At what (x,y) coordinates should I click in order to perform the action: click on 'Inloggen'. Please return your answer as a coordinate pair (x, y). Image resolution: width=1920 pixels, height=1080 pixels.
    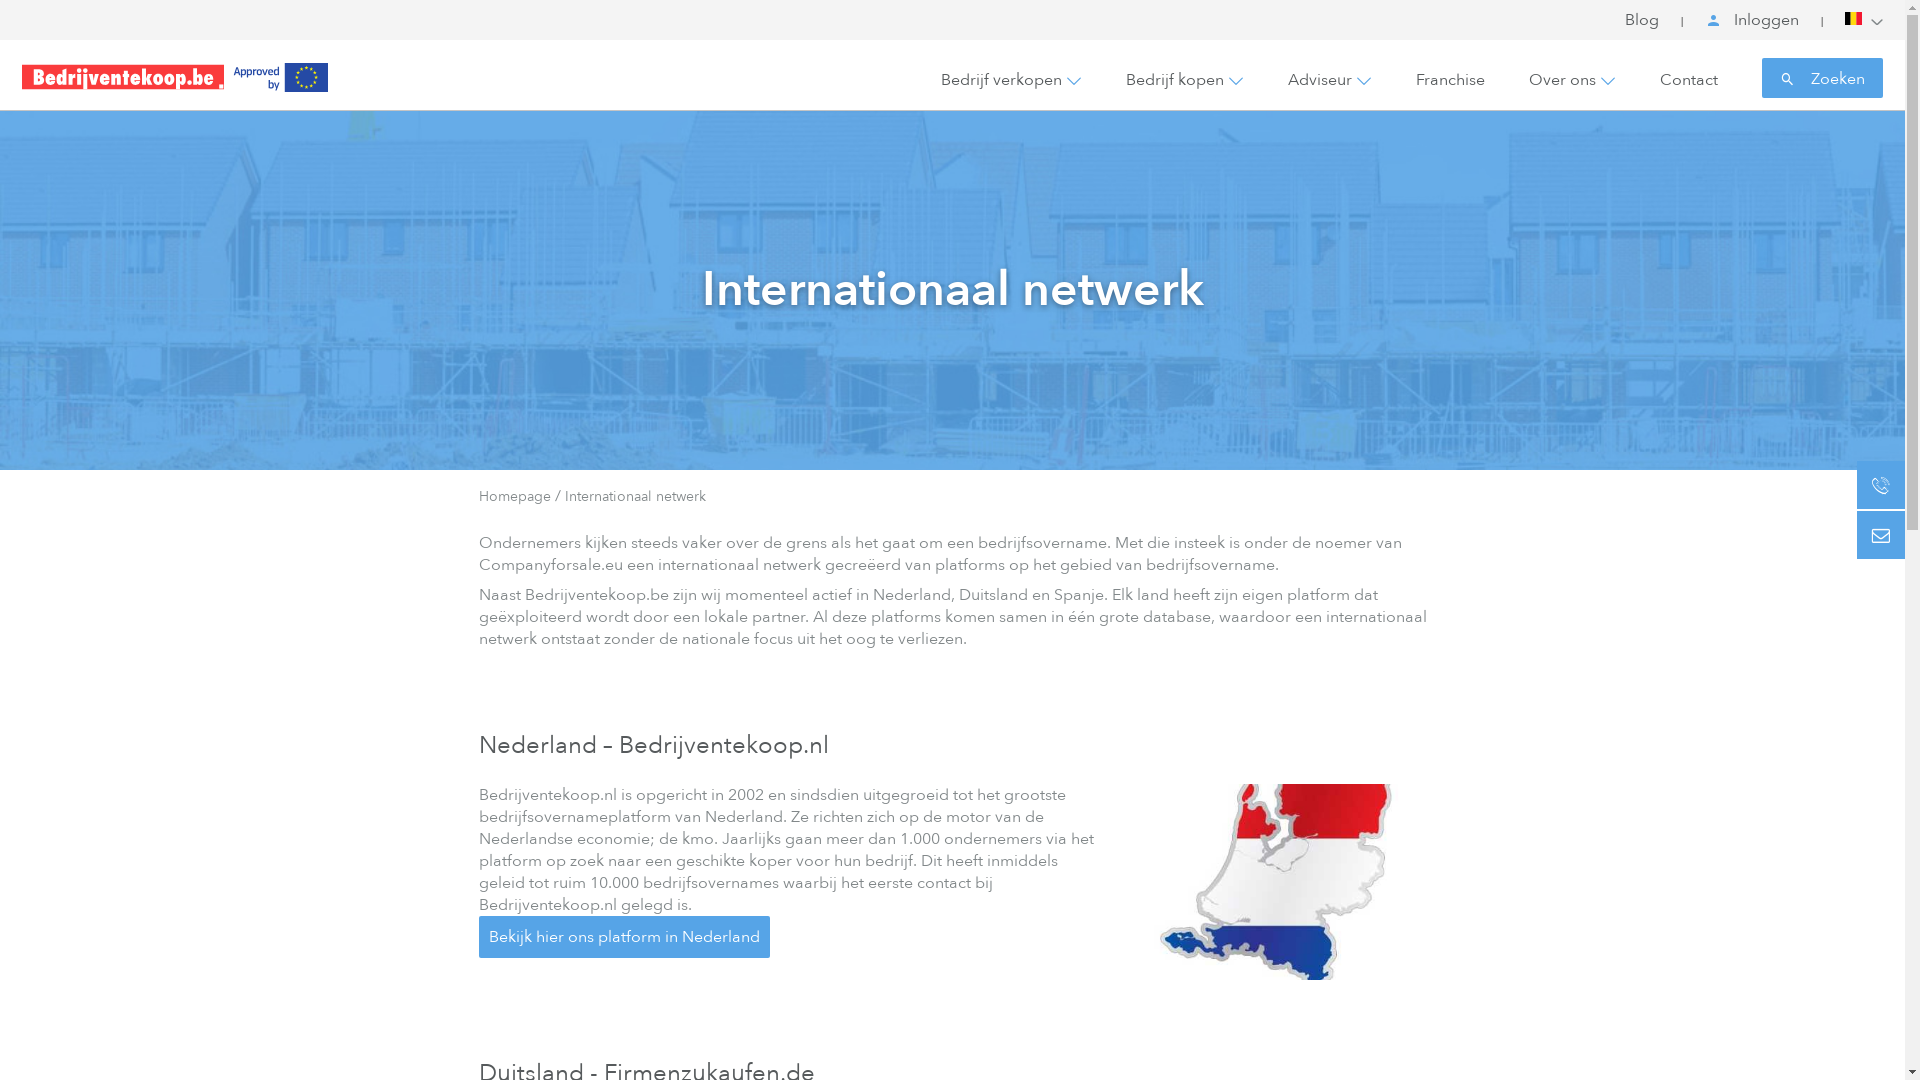
    Looking at the image, I should click on (1703, 24).